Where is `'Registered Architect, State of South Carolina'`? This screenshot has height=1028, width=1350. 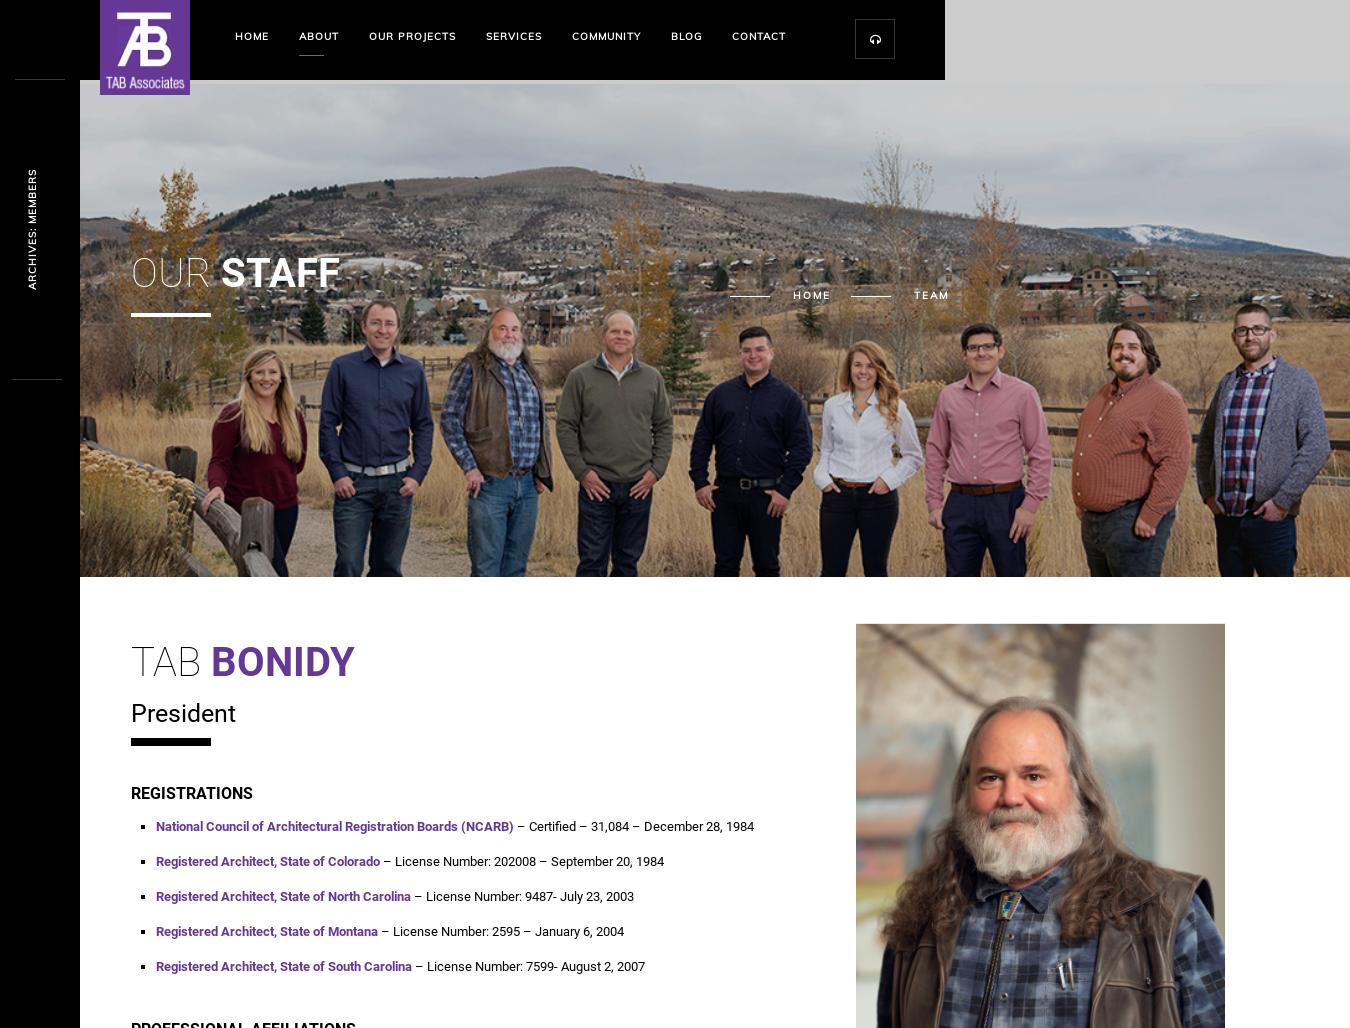
'Registered Architect, State of South Carolina' is located at coordinates (283, 965).